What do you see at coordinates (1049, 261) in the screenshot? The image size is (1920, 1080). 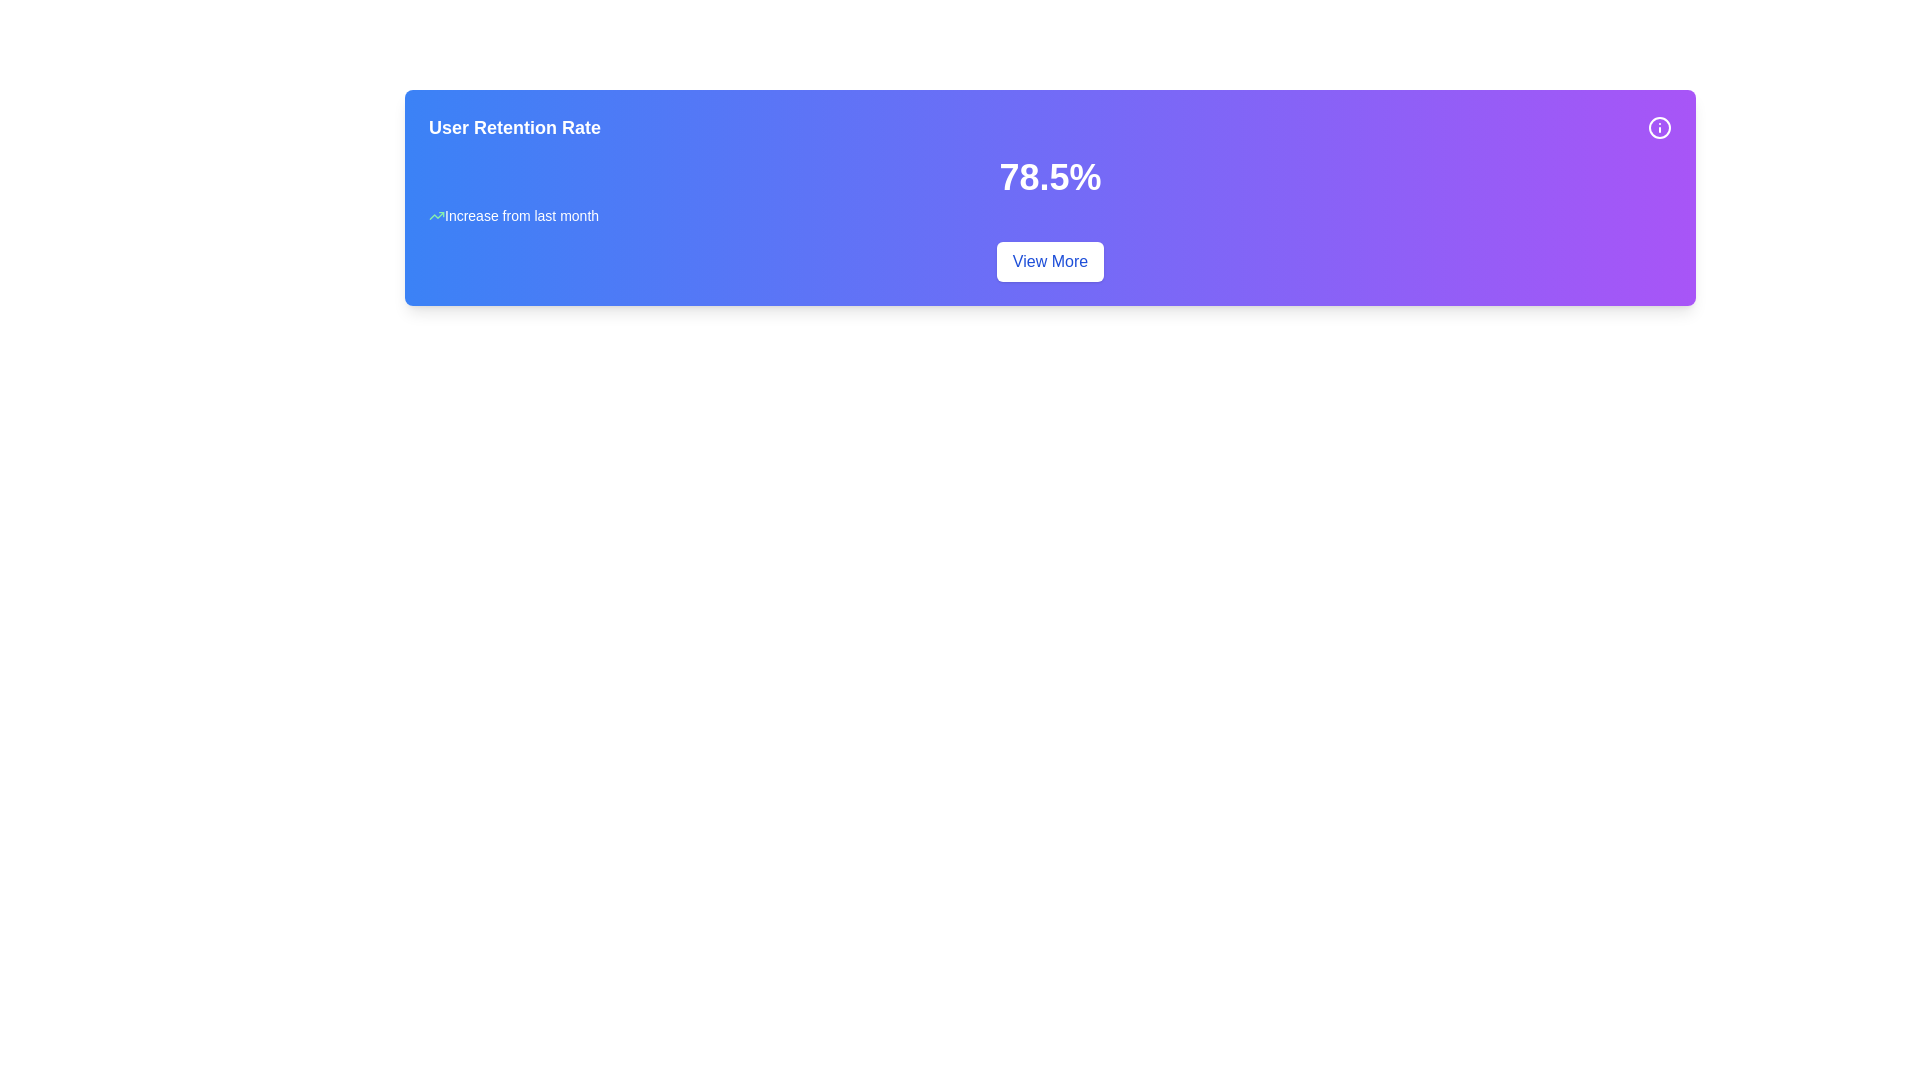 I see `the button located at the bottom center of the card, which is distinguishable by its isolated placement below the text '78.5%'` at bounding box center [1049, 261].